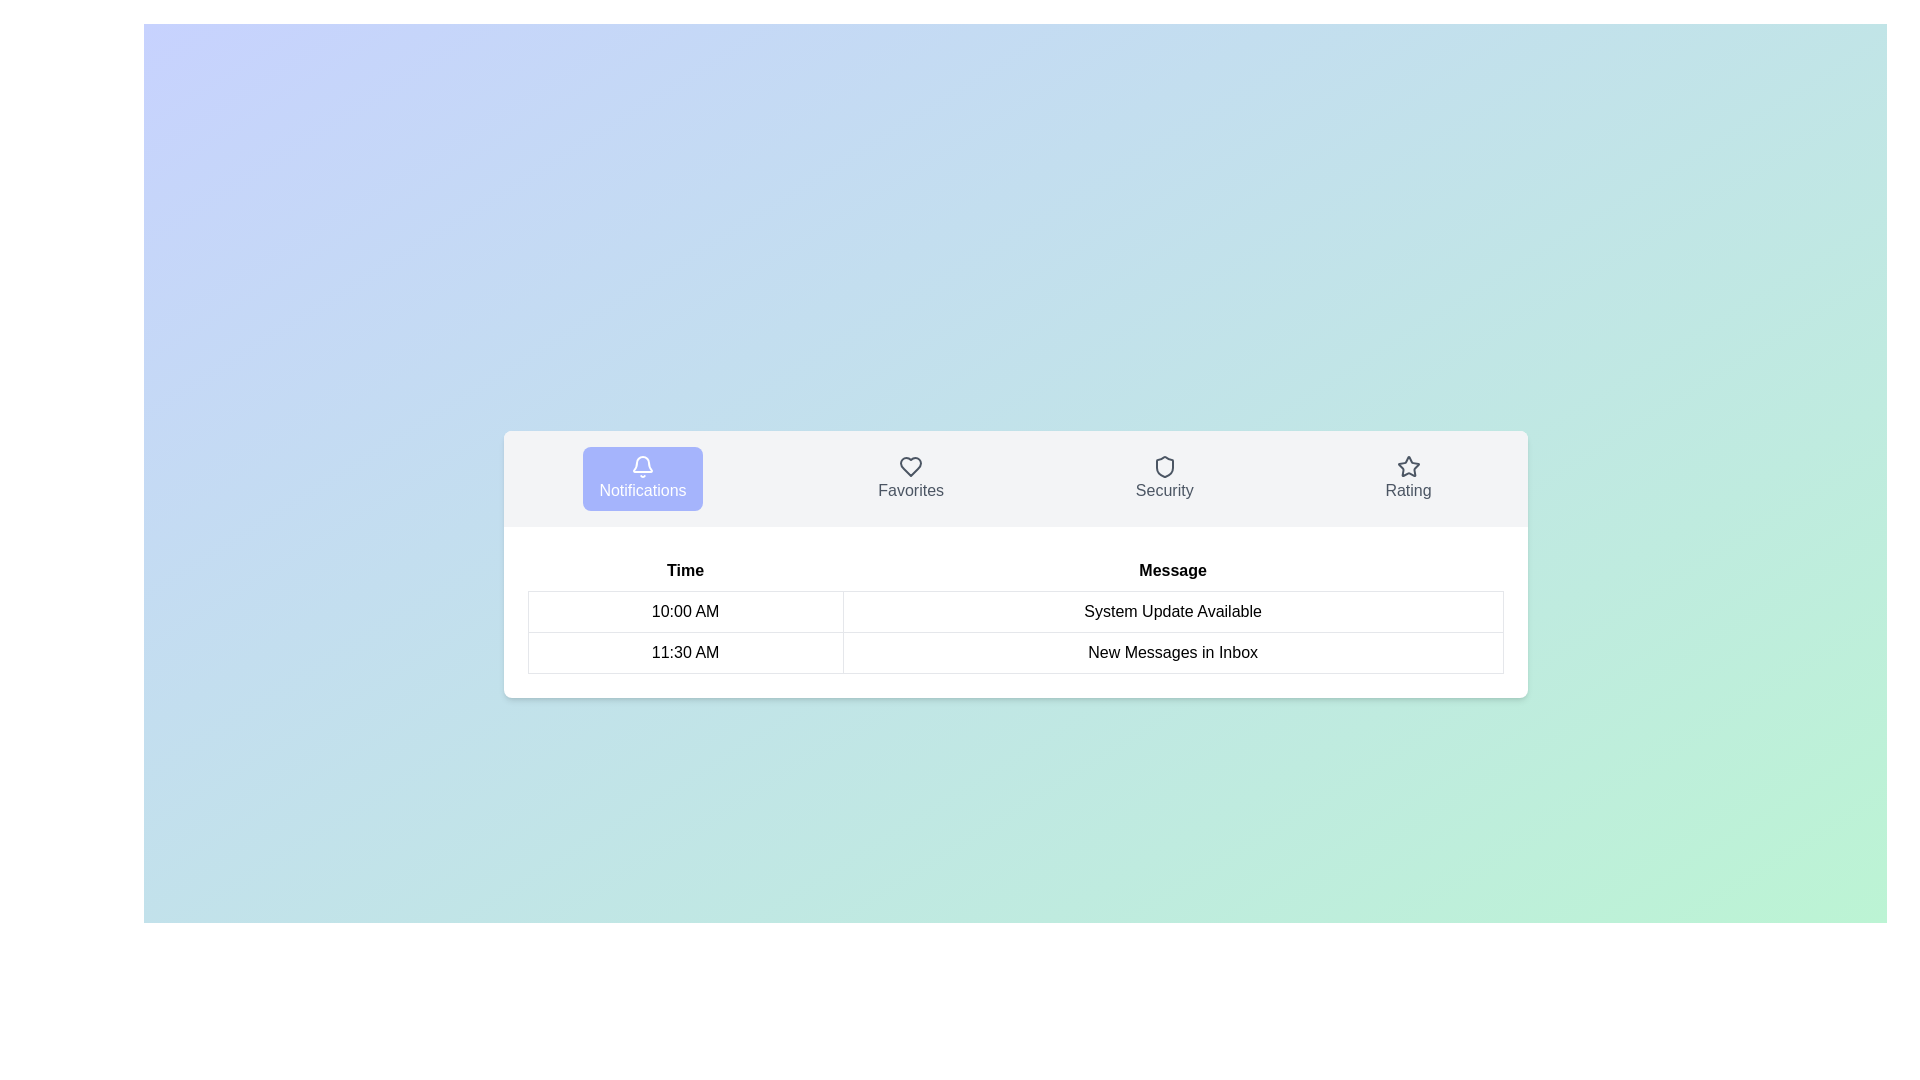 The image size is (1920, 1080). Describe the element at coordinates (910, 466) in the screenshot. I see `the 'Favorites' icon located in the navigation bar, situated between 'Notifications' and 'Security'` at that location.